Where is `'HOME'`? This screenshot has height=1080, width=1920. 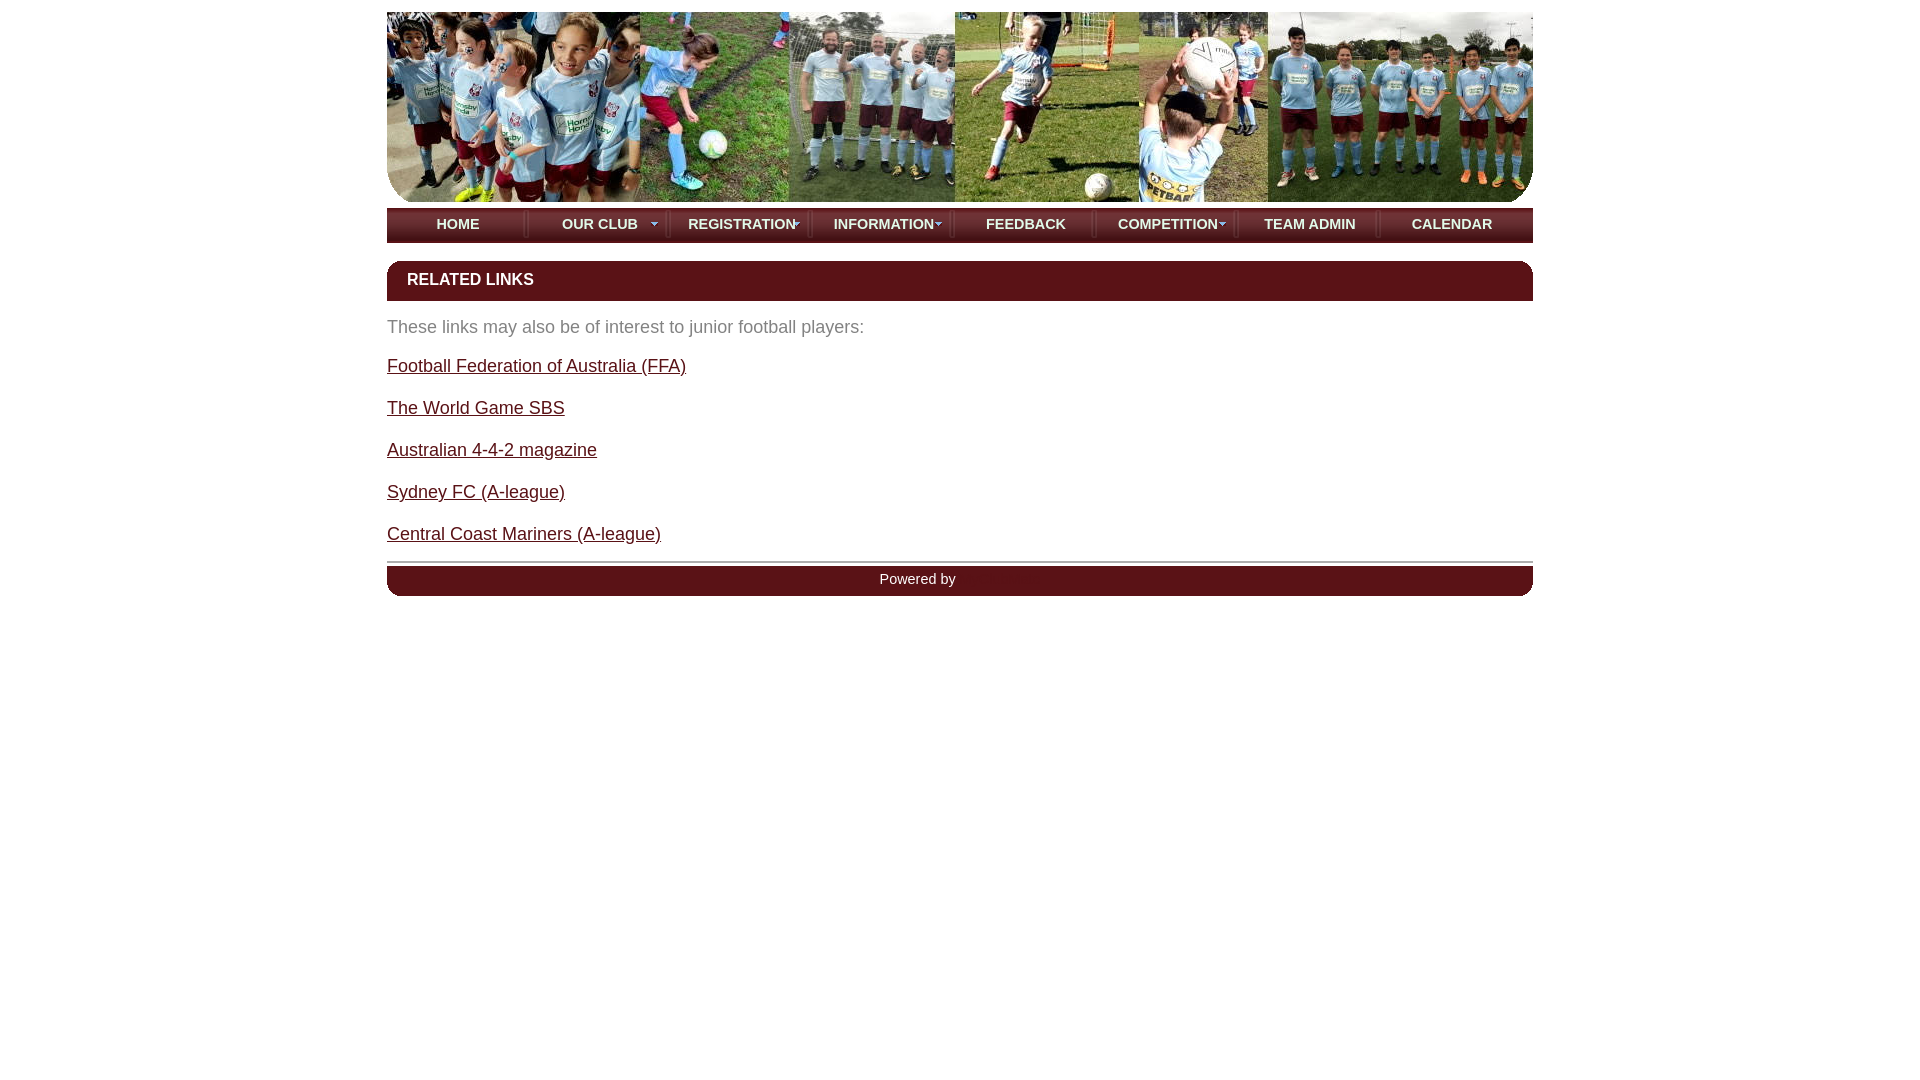 'HOME' is located at coordinates (456, 223).